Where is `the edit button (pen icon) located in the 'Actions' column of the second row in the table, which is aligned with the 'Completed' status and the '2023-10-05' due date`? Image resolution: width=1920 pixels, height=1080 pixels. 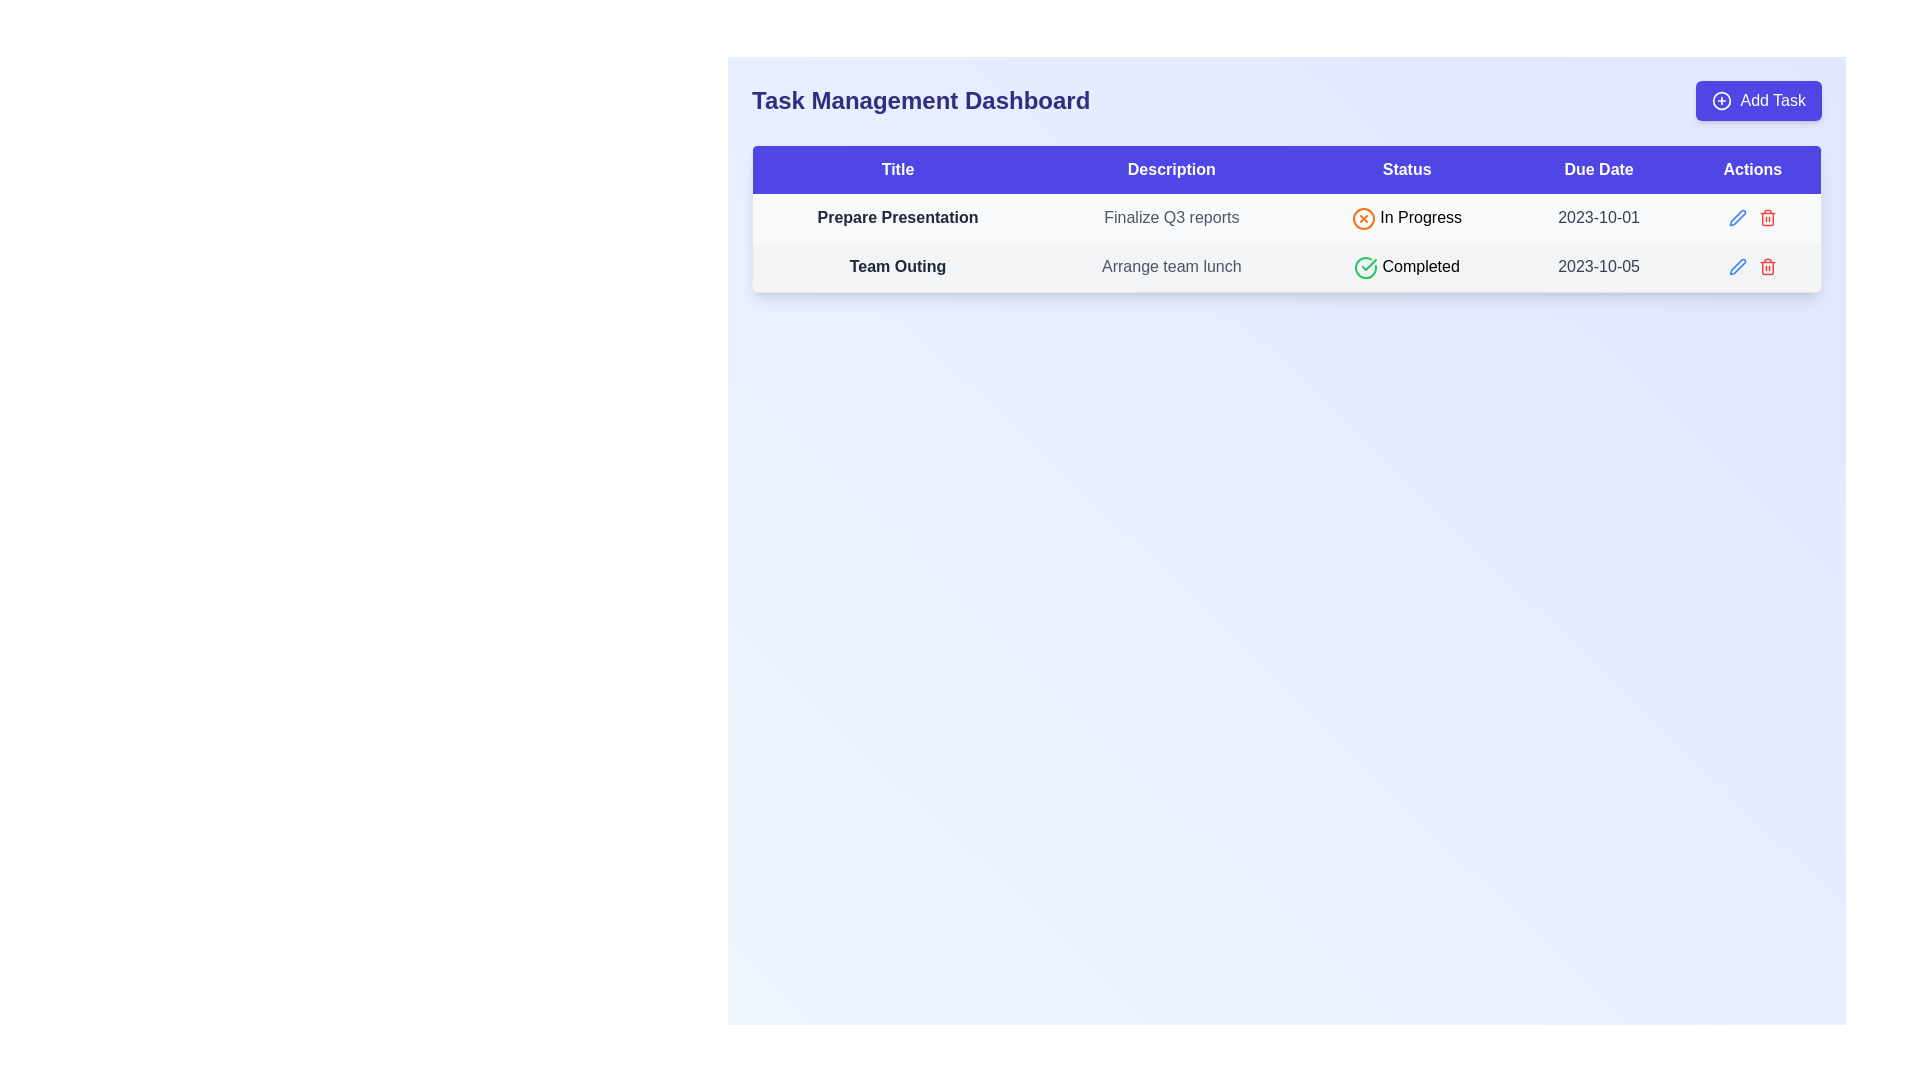 the edit button (pen icon) located in the 'Actions' column of the second row in the table, which is aligned with the 'Completed' status and the '2023-10-05' due date is located at coordinates (1736, 218).